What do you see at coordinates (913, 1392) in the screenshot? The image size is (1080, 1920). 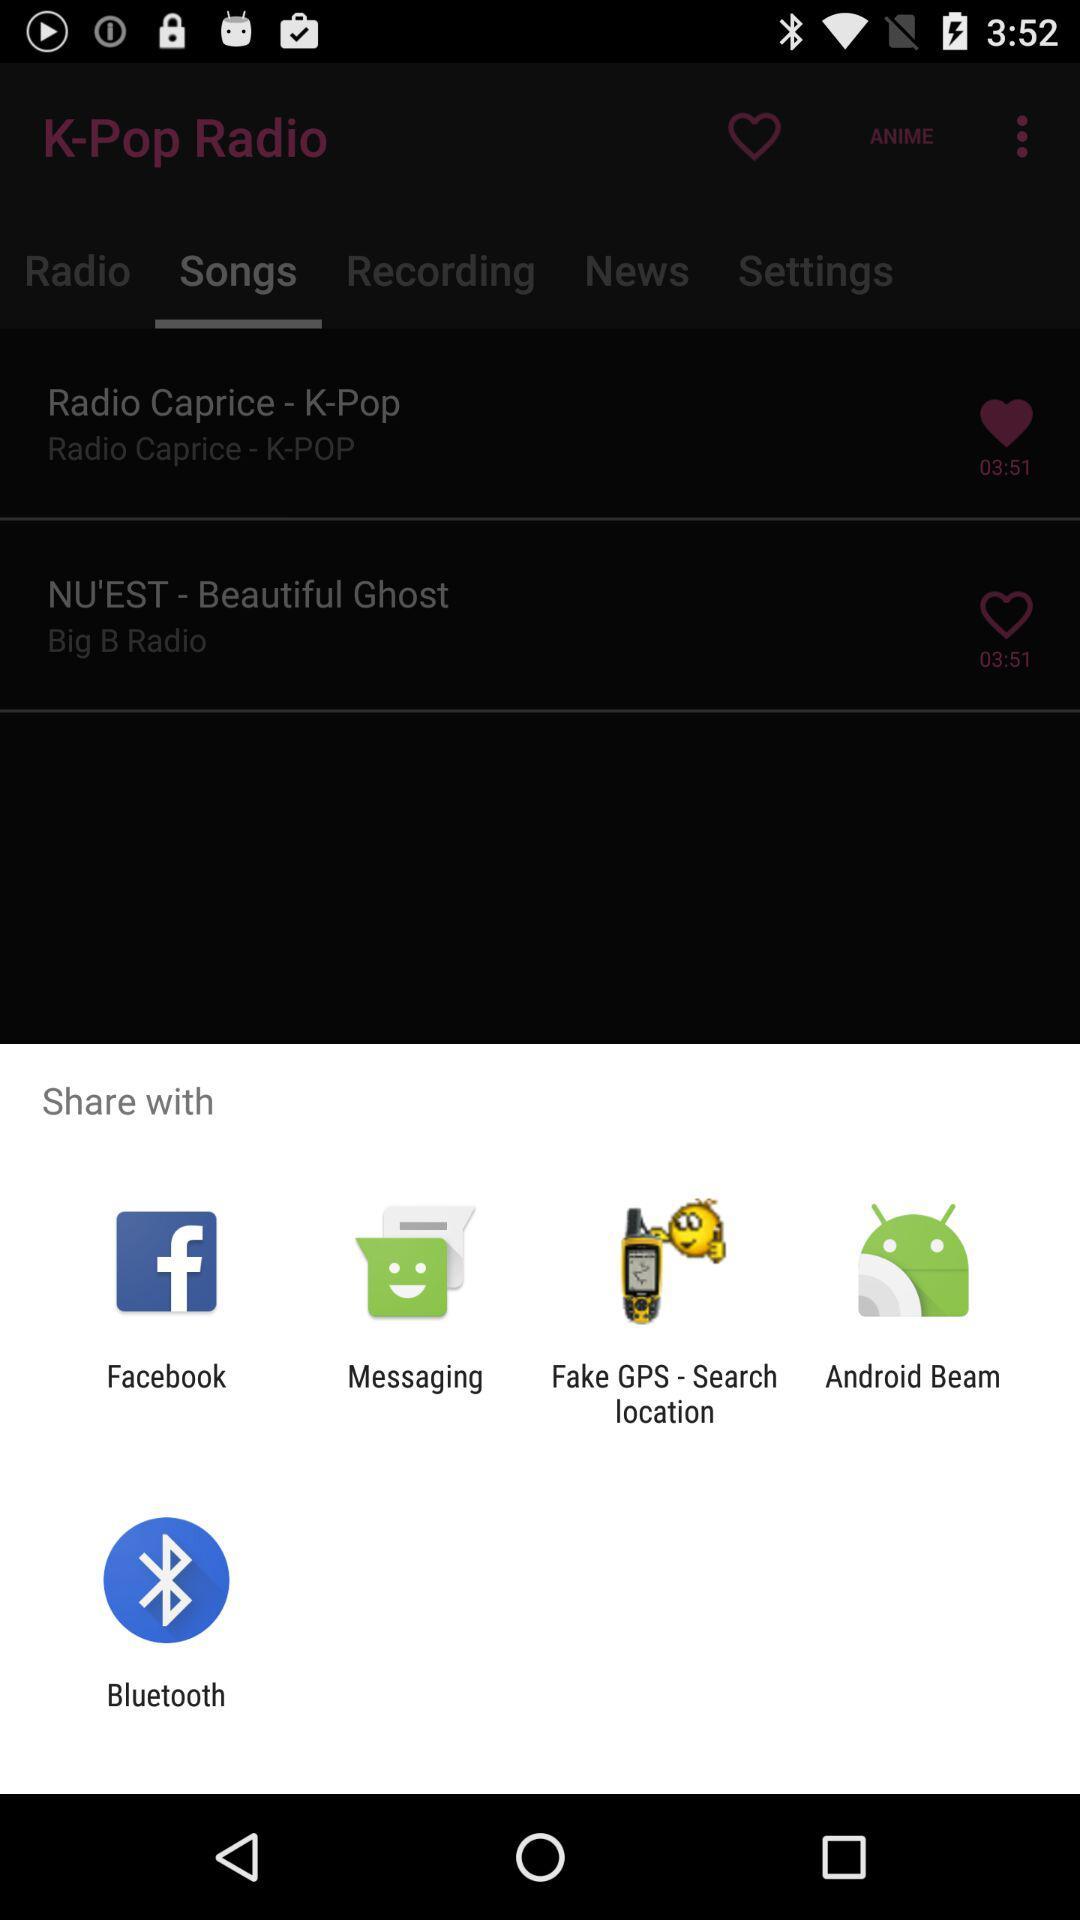 I see `the android beam app` at bounding box center [913, 1392].